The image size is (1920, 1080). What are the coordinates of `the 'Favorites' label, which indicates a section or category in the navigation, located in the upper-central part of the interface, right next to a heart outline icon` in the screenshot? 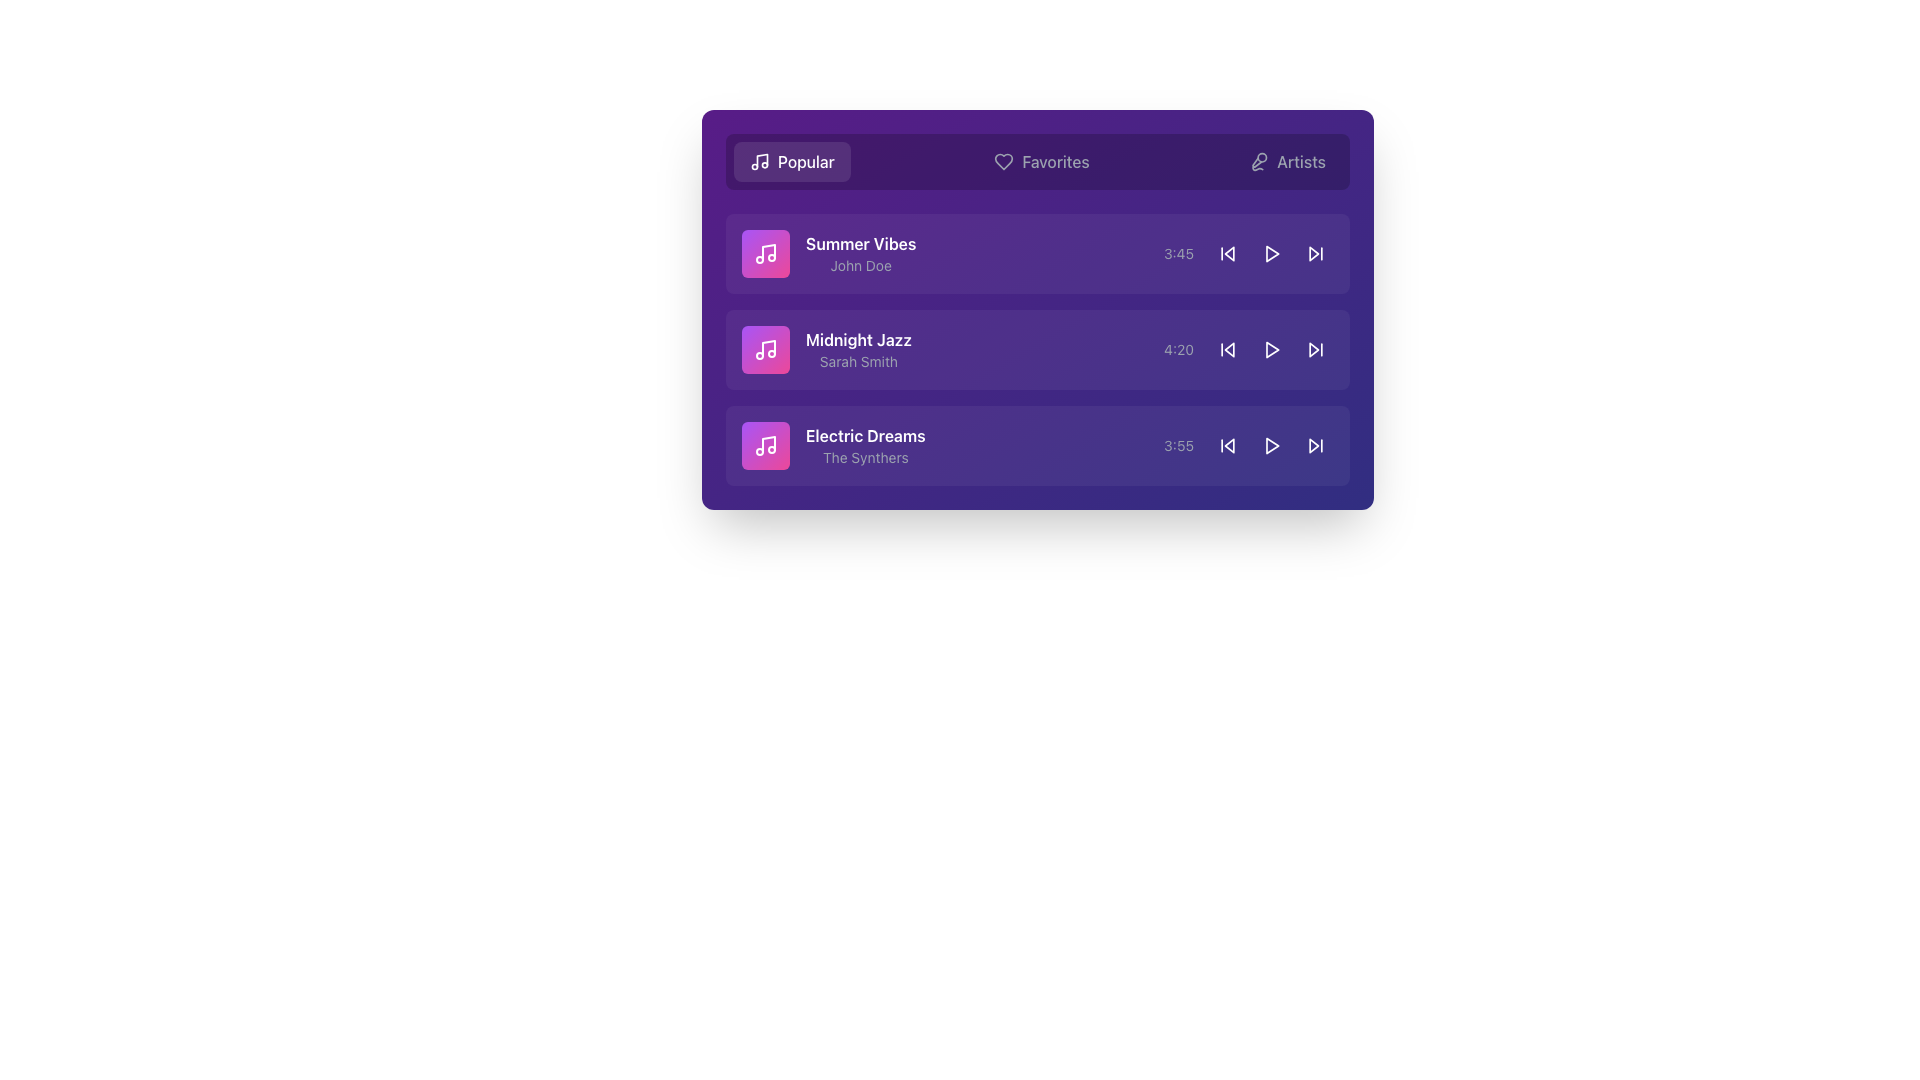 It's located at (1055, 161).